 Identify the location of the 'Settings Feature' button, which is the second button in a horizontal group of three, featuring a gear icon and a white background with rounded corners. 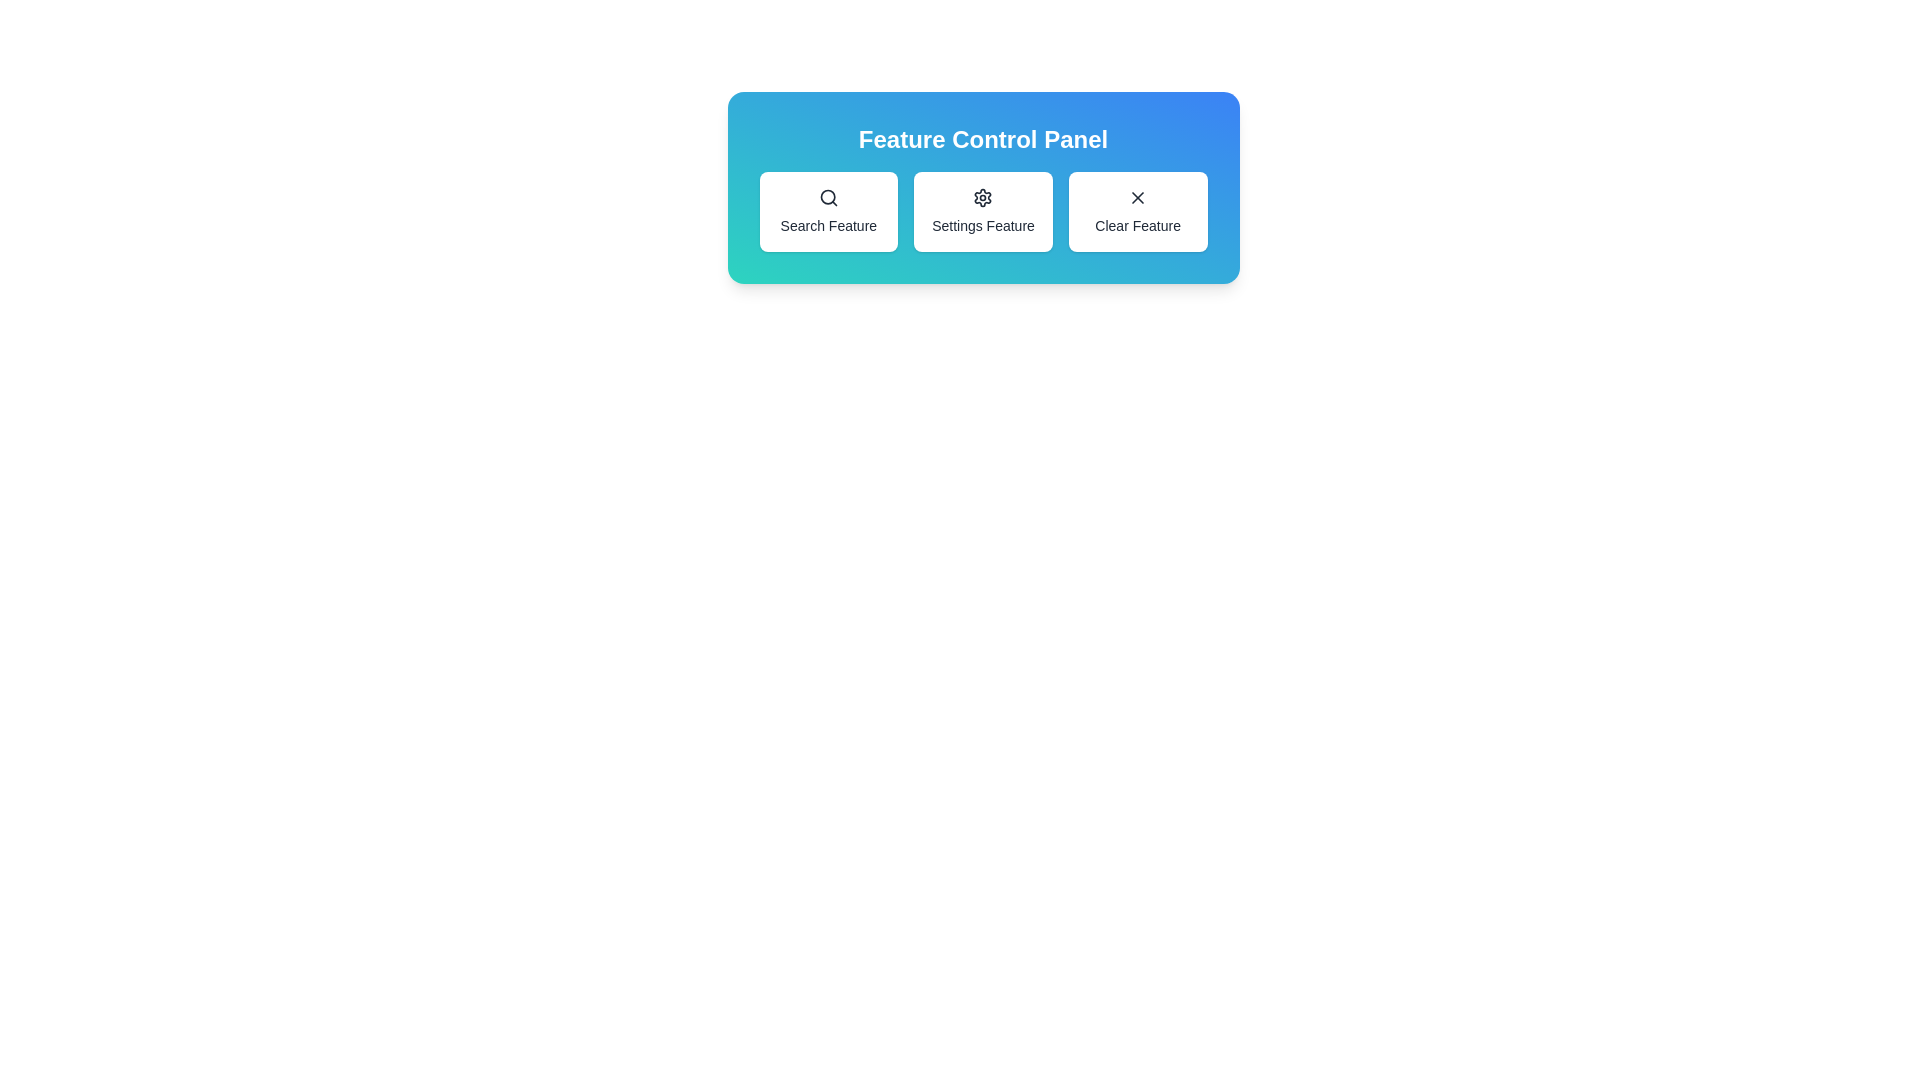
(983, 212).